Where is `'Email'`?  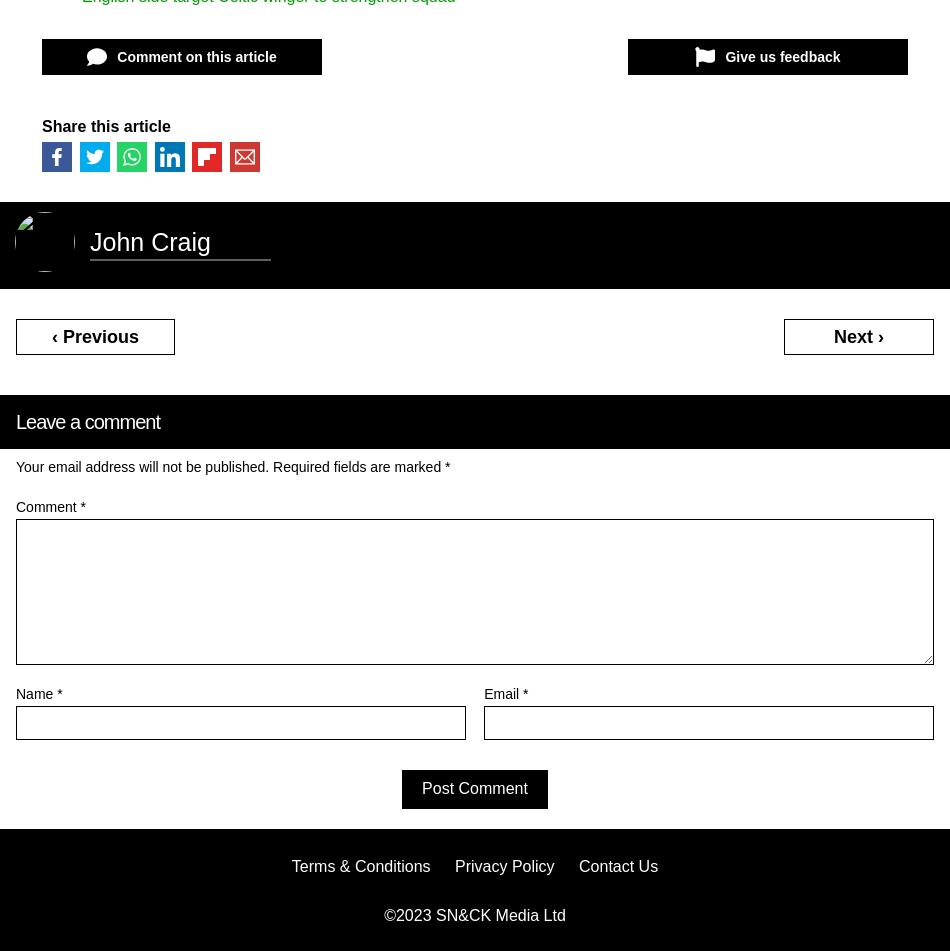
'Email' is located at coordinates (484, 693).